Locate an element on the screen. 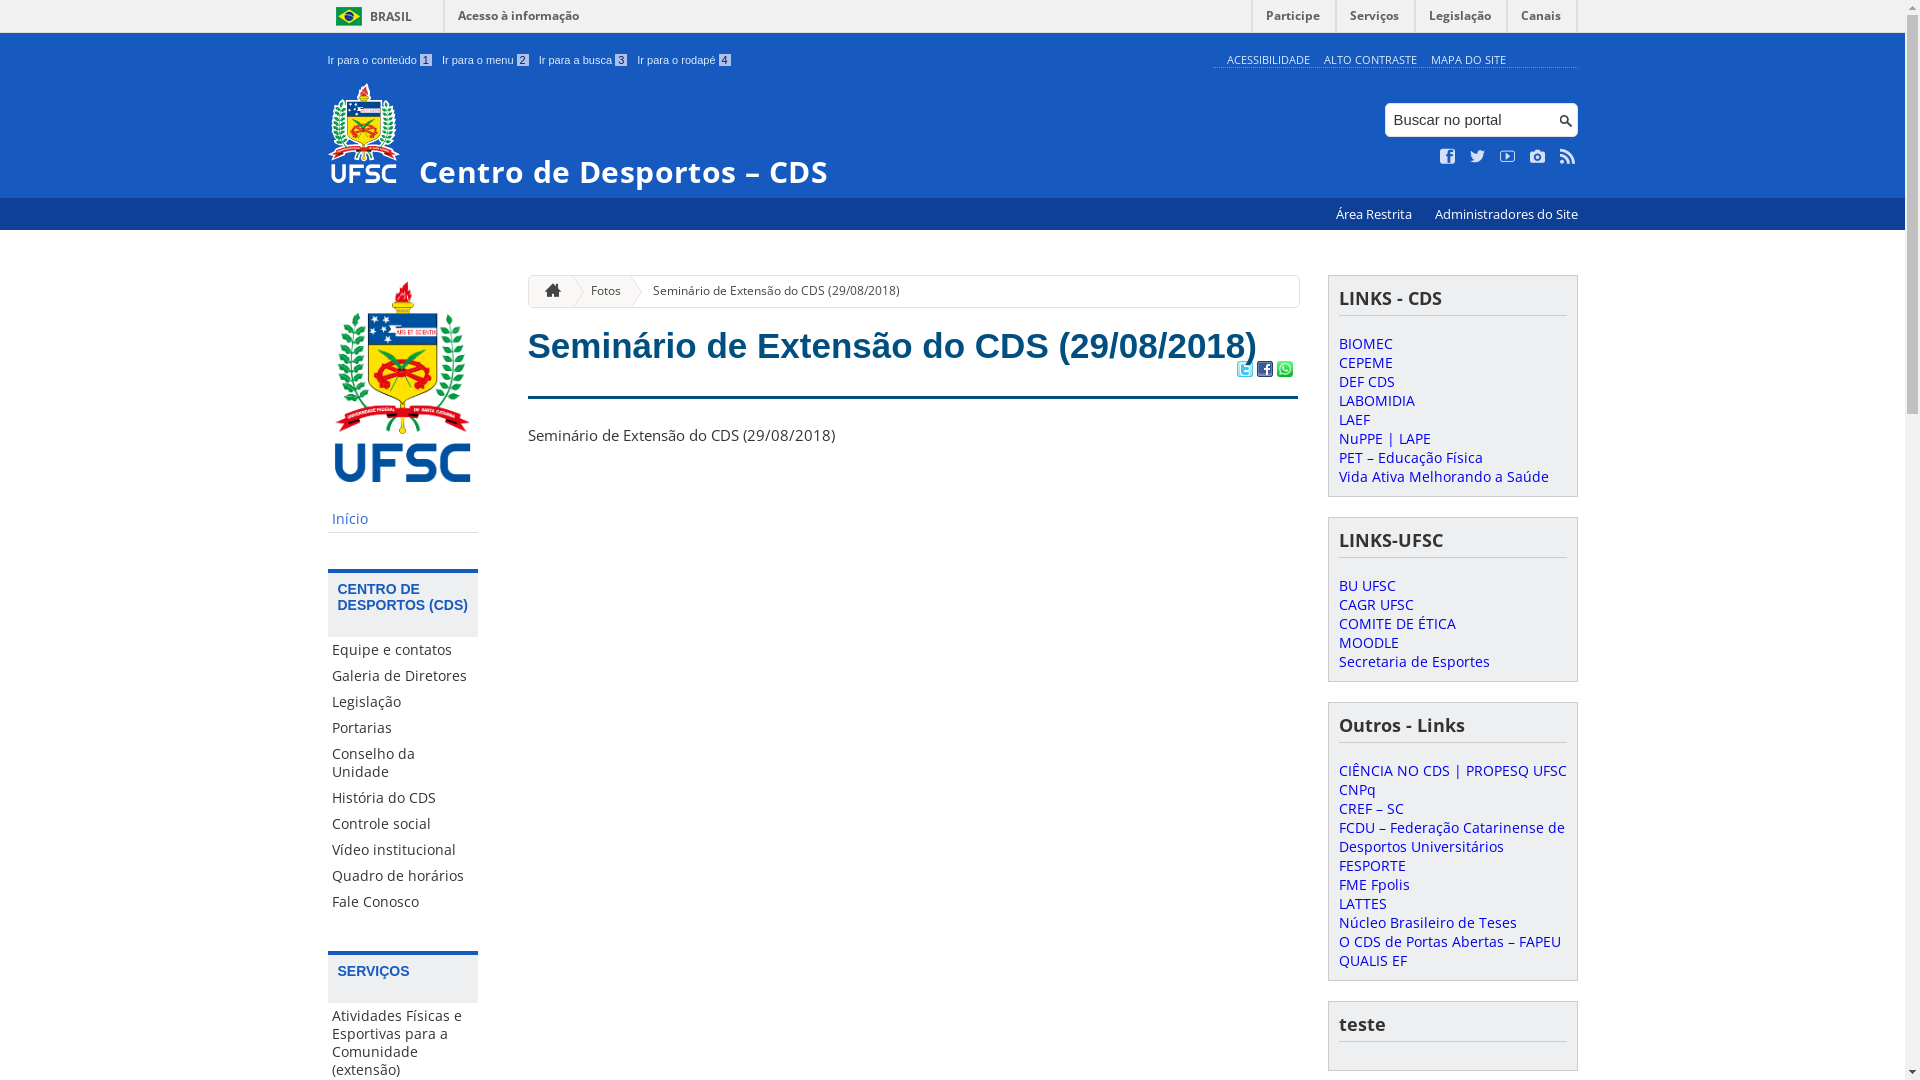 The width and height of the screenshot is (1920, 1080). 'FESPORTE' is located at coordinates (1370, 864).